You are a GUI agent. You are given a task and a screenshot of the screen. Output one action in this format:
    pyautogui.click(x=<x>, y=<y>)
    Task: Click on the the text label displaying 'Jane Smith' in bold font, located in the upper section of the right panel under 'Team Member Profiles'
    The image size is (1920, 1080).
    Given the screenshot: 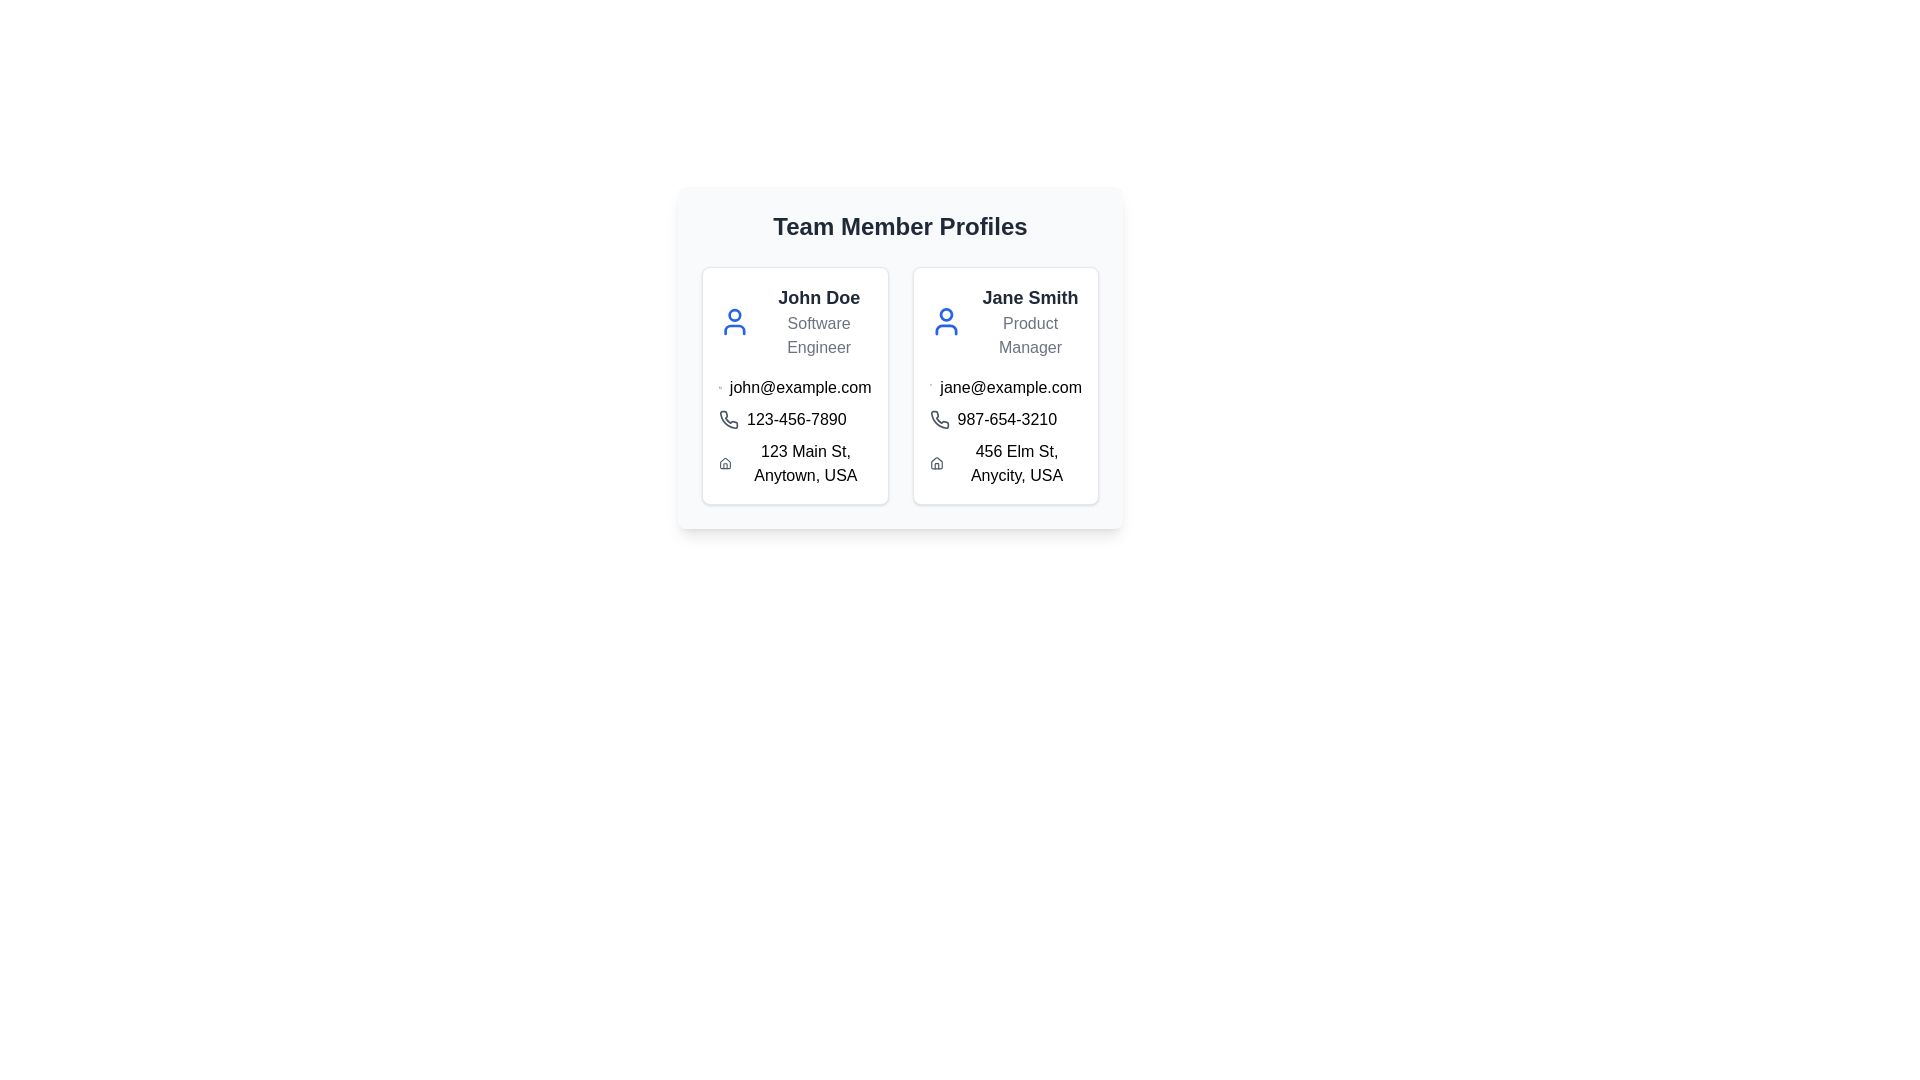 What is the action you would take?
    pyautogui.click(x=1030, y=297)
    